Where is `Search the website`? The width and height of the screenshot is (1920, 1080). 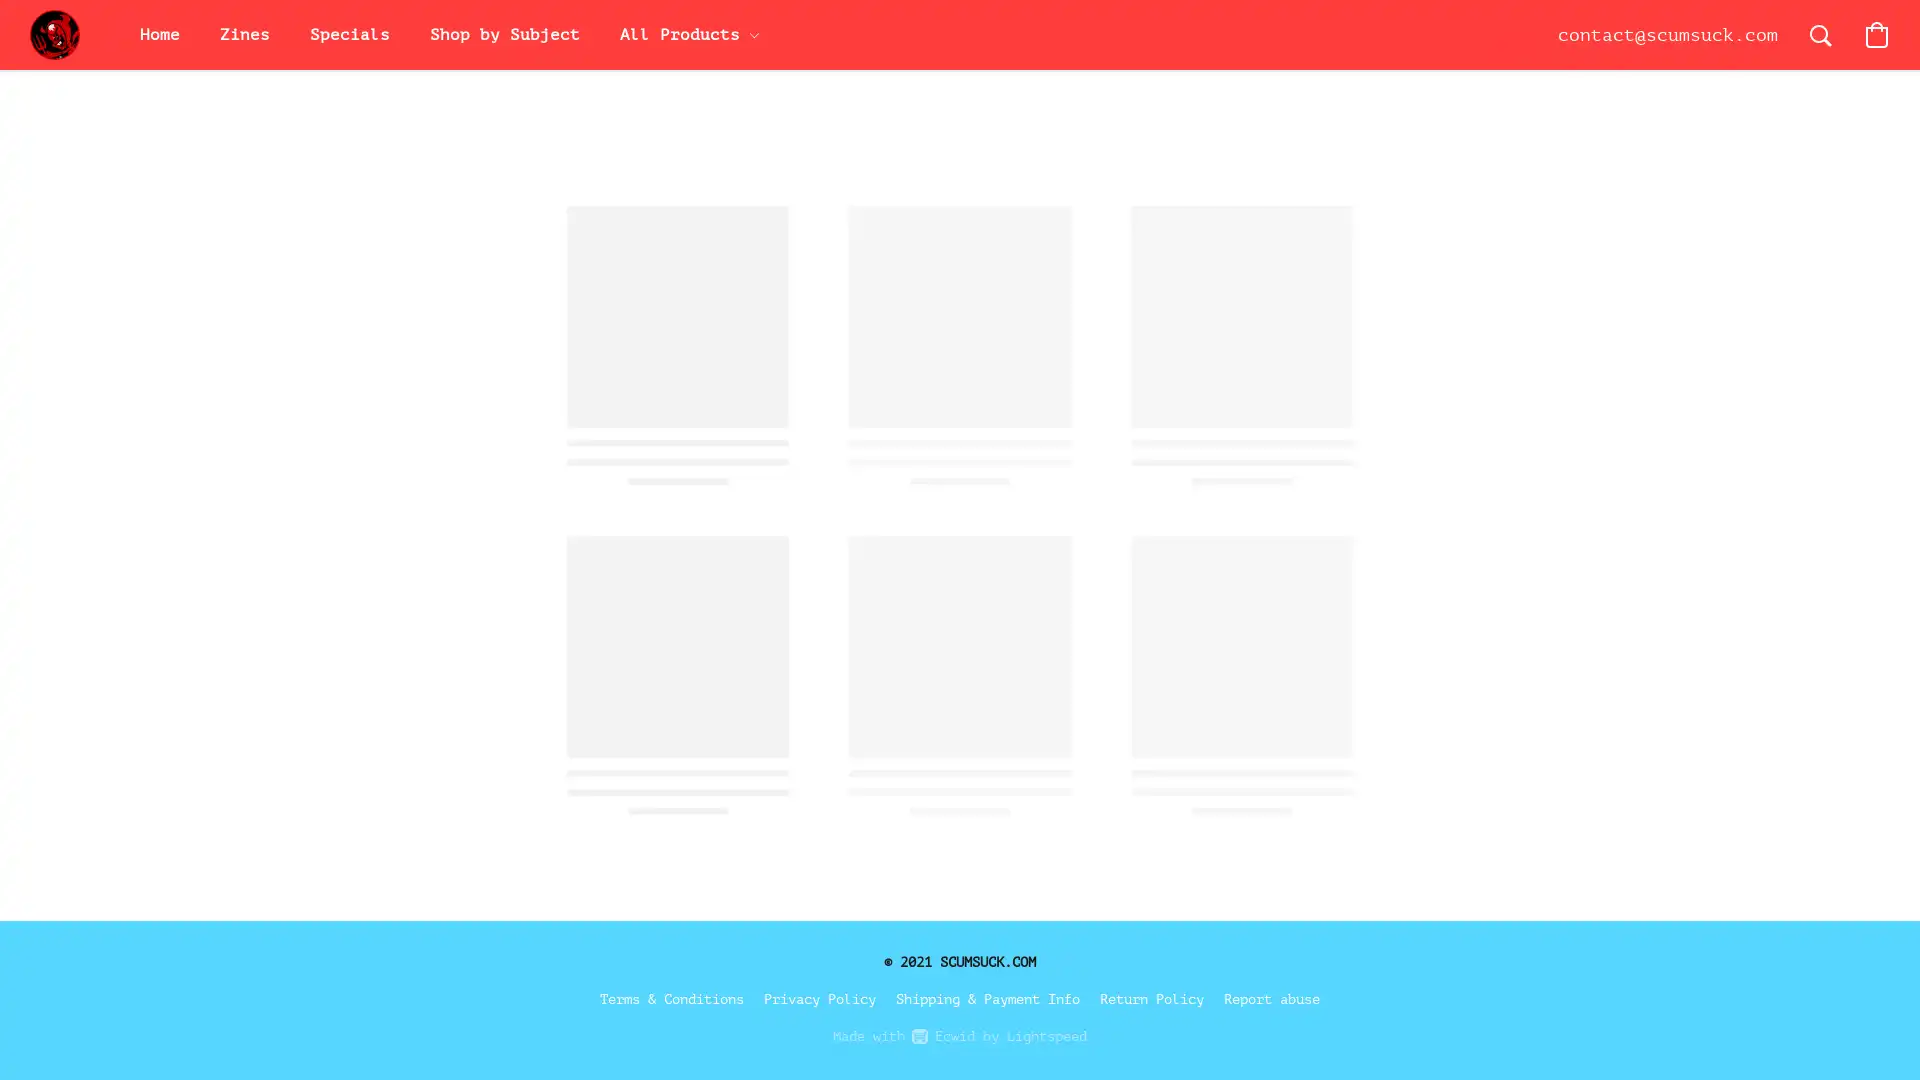
Search the website is located at coordinates (1820, 34).